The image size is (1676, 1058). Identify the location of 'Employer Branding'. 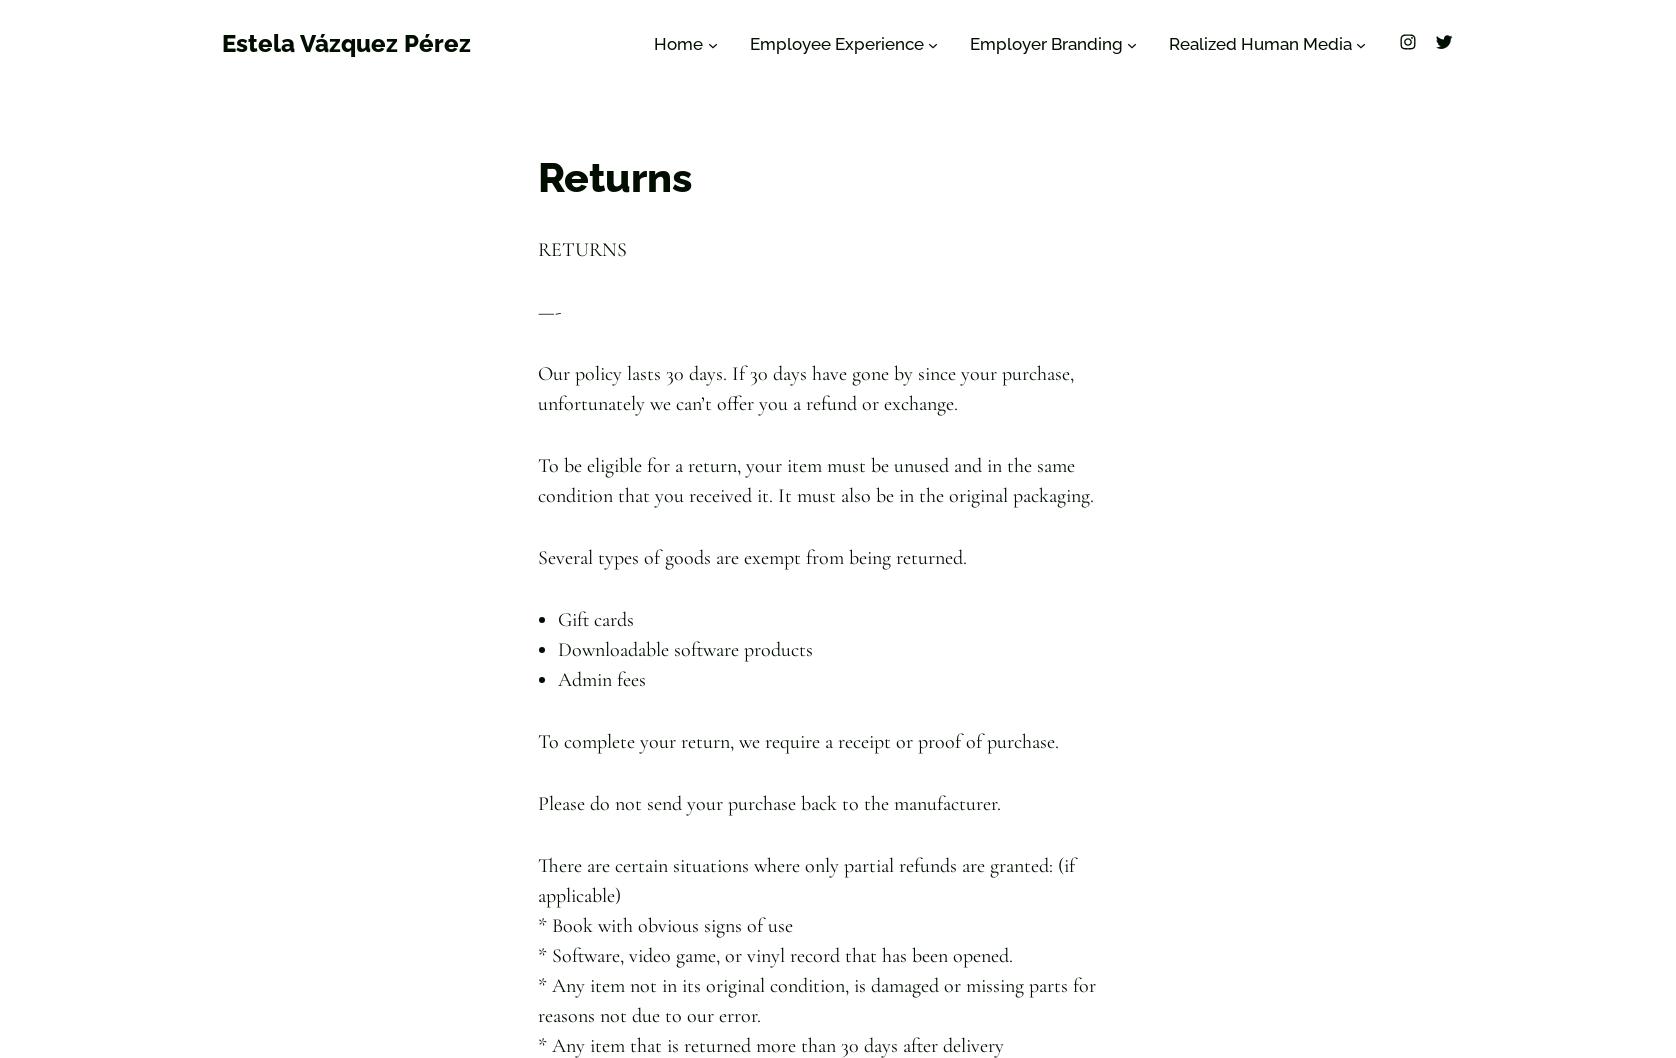
(1045, 44).